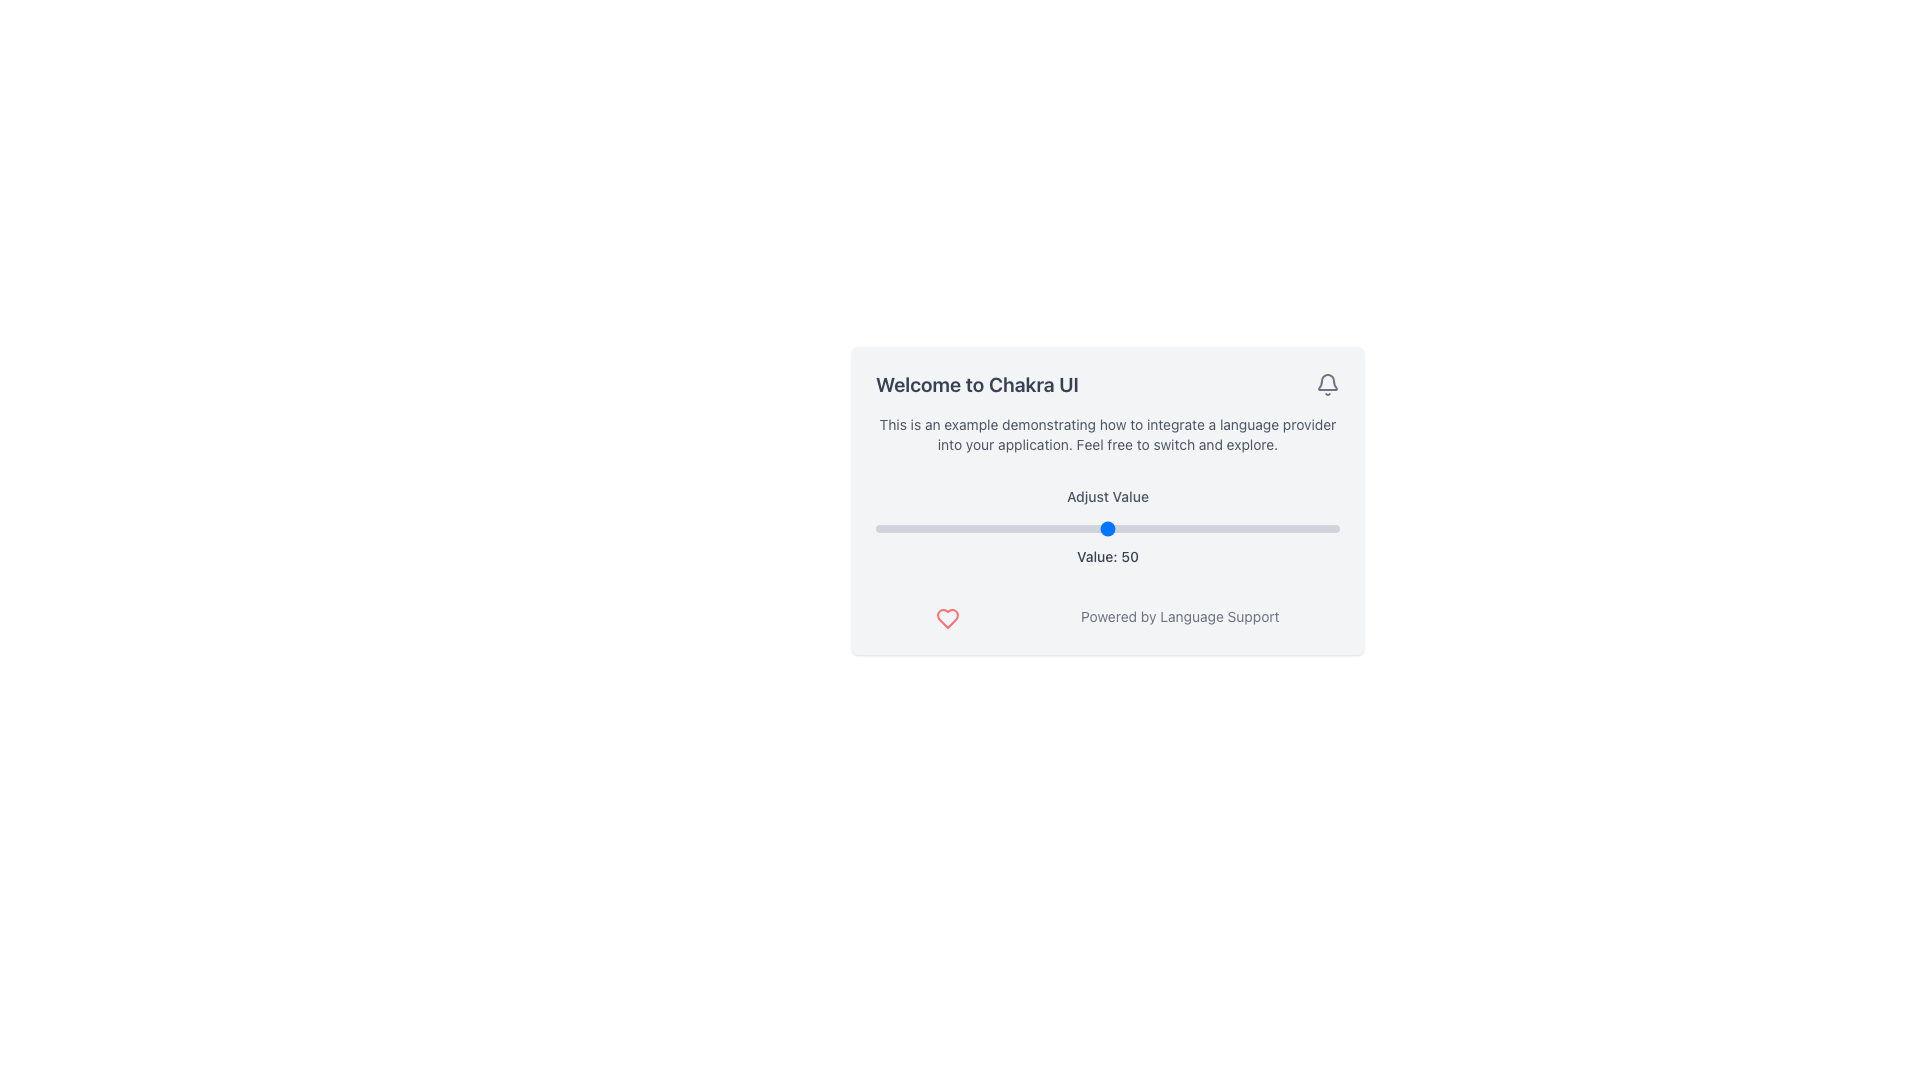 This screenshot has height=1080, width=1920. I want to click on the slider value, so click(888, 527).